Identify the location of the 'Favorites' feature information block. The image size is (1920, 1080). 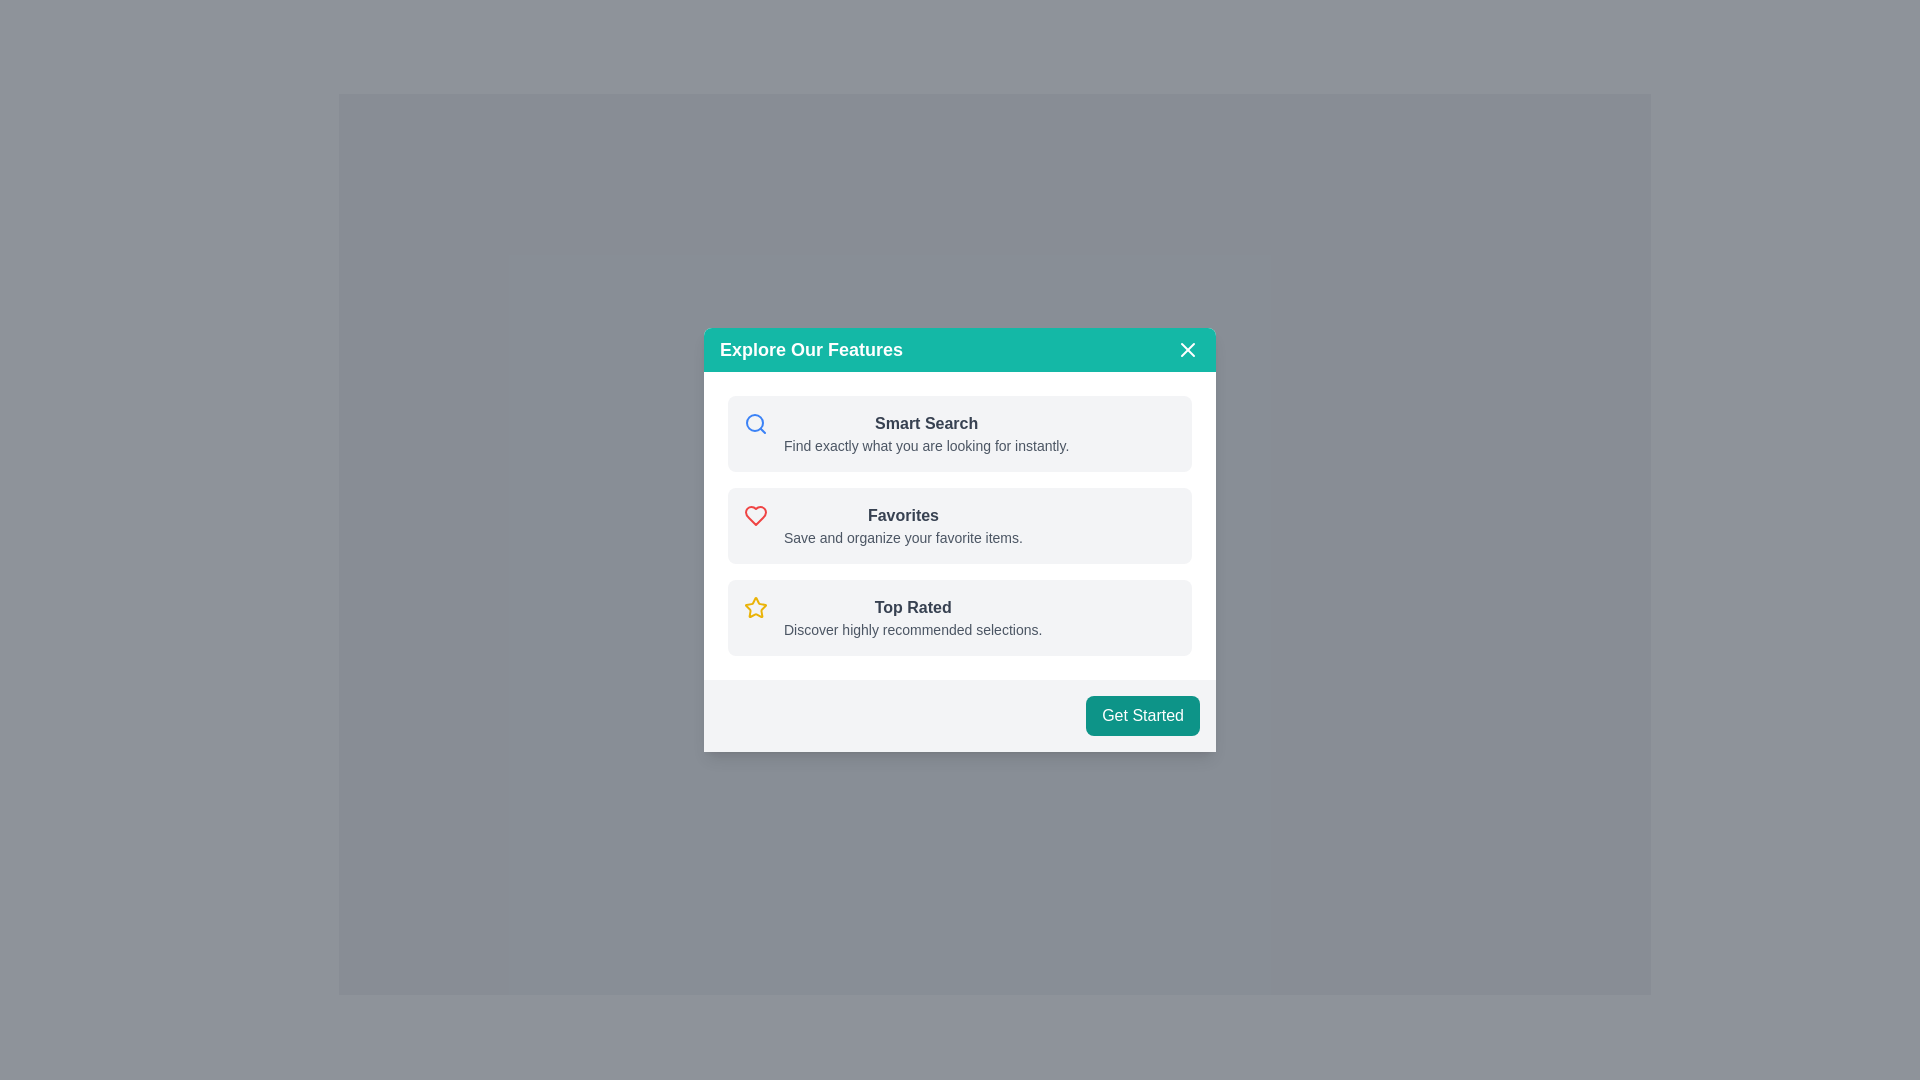
(902, 524).